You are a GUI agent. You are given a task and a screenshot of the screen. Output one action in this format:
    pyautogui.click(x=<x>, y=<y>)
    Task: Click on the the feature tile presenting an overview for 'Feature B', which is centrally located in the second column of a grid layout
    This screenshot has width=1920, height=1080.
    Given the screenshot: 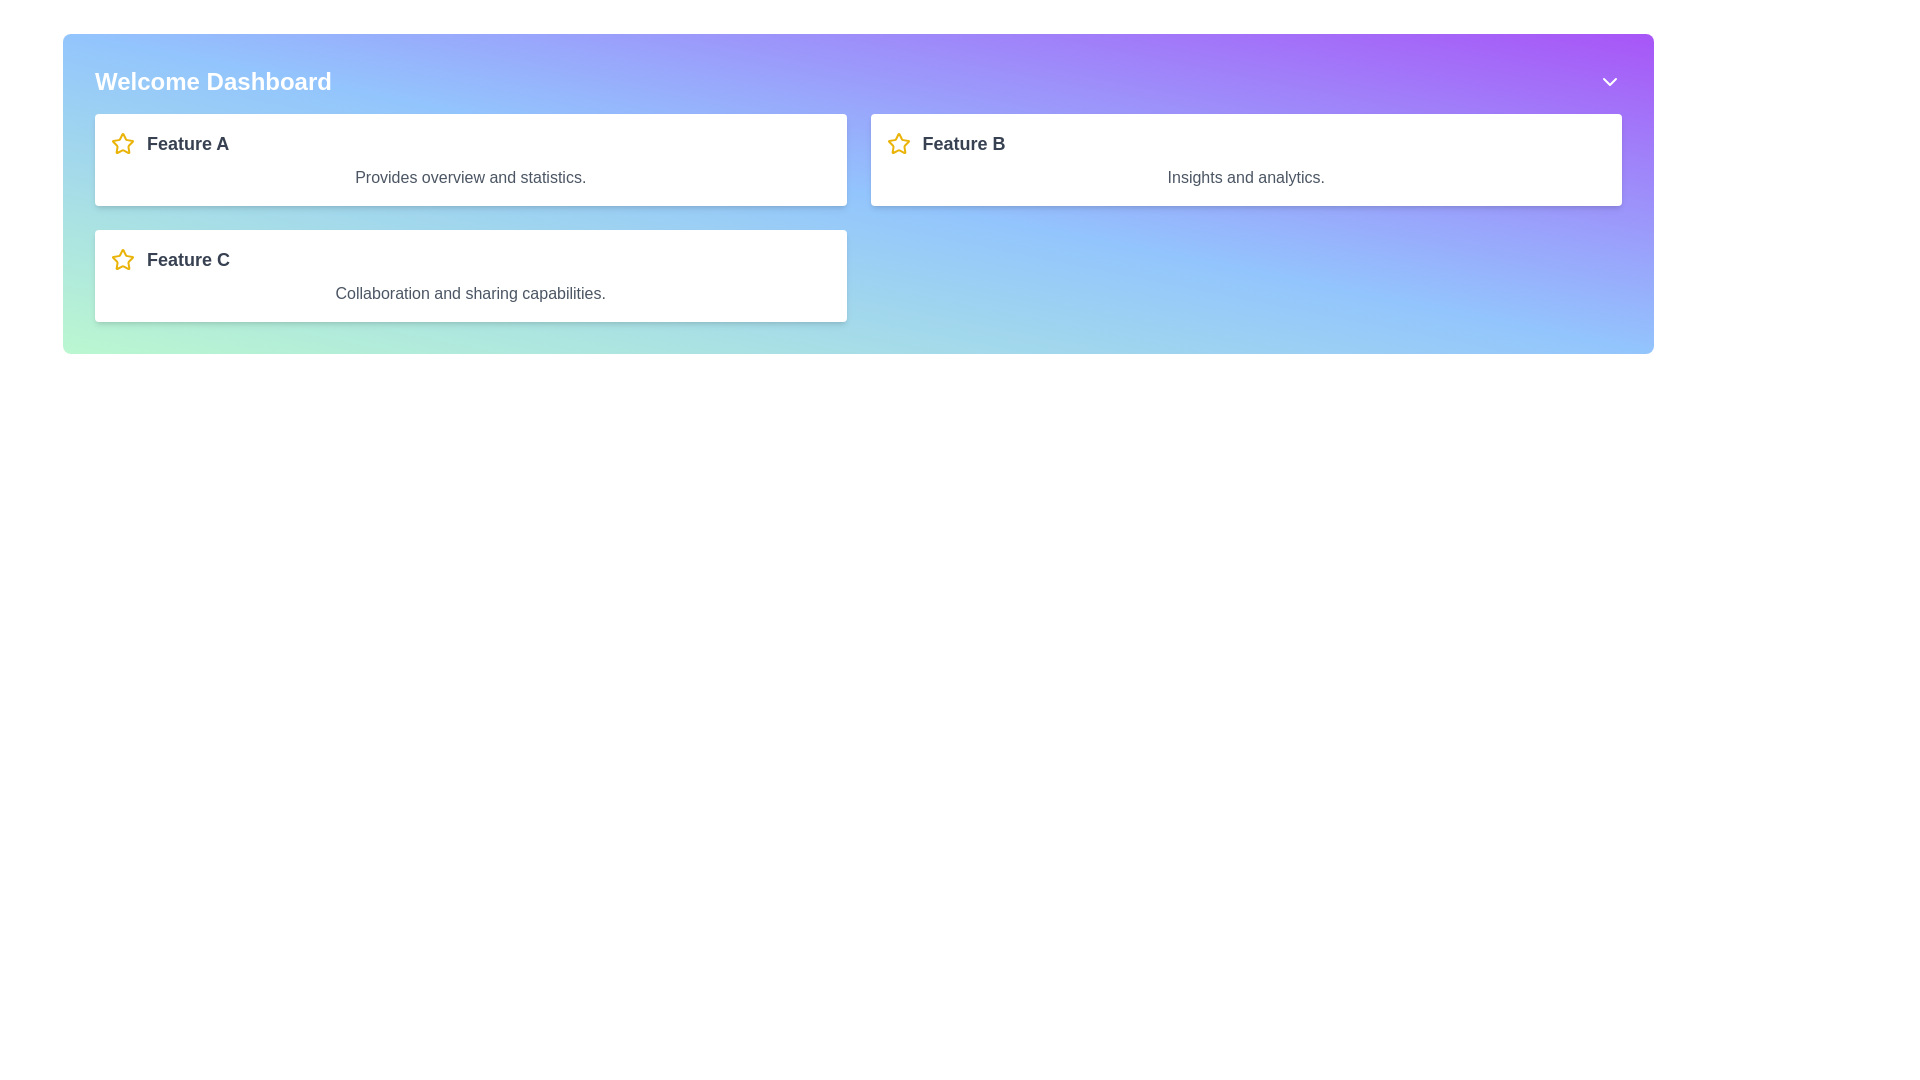 What is the action you would take?
    pyautogui.click(x=1245, y=158)
    